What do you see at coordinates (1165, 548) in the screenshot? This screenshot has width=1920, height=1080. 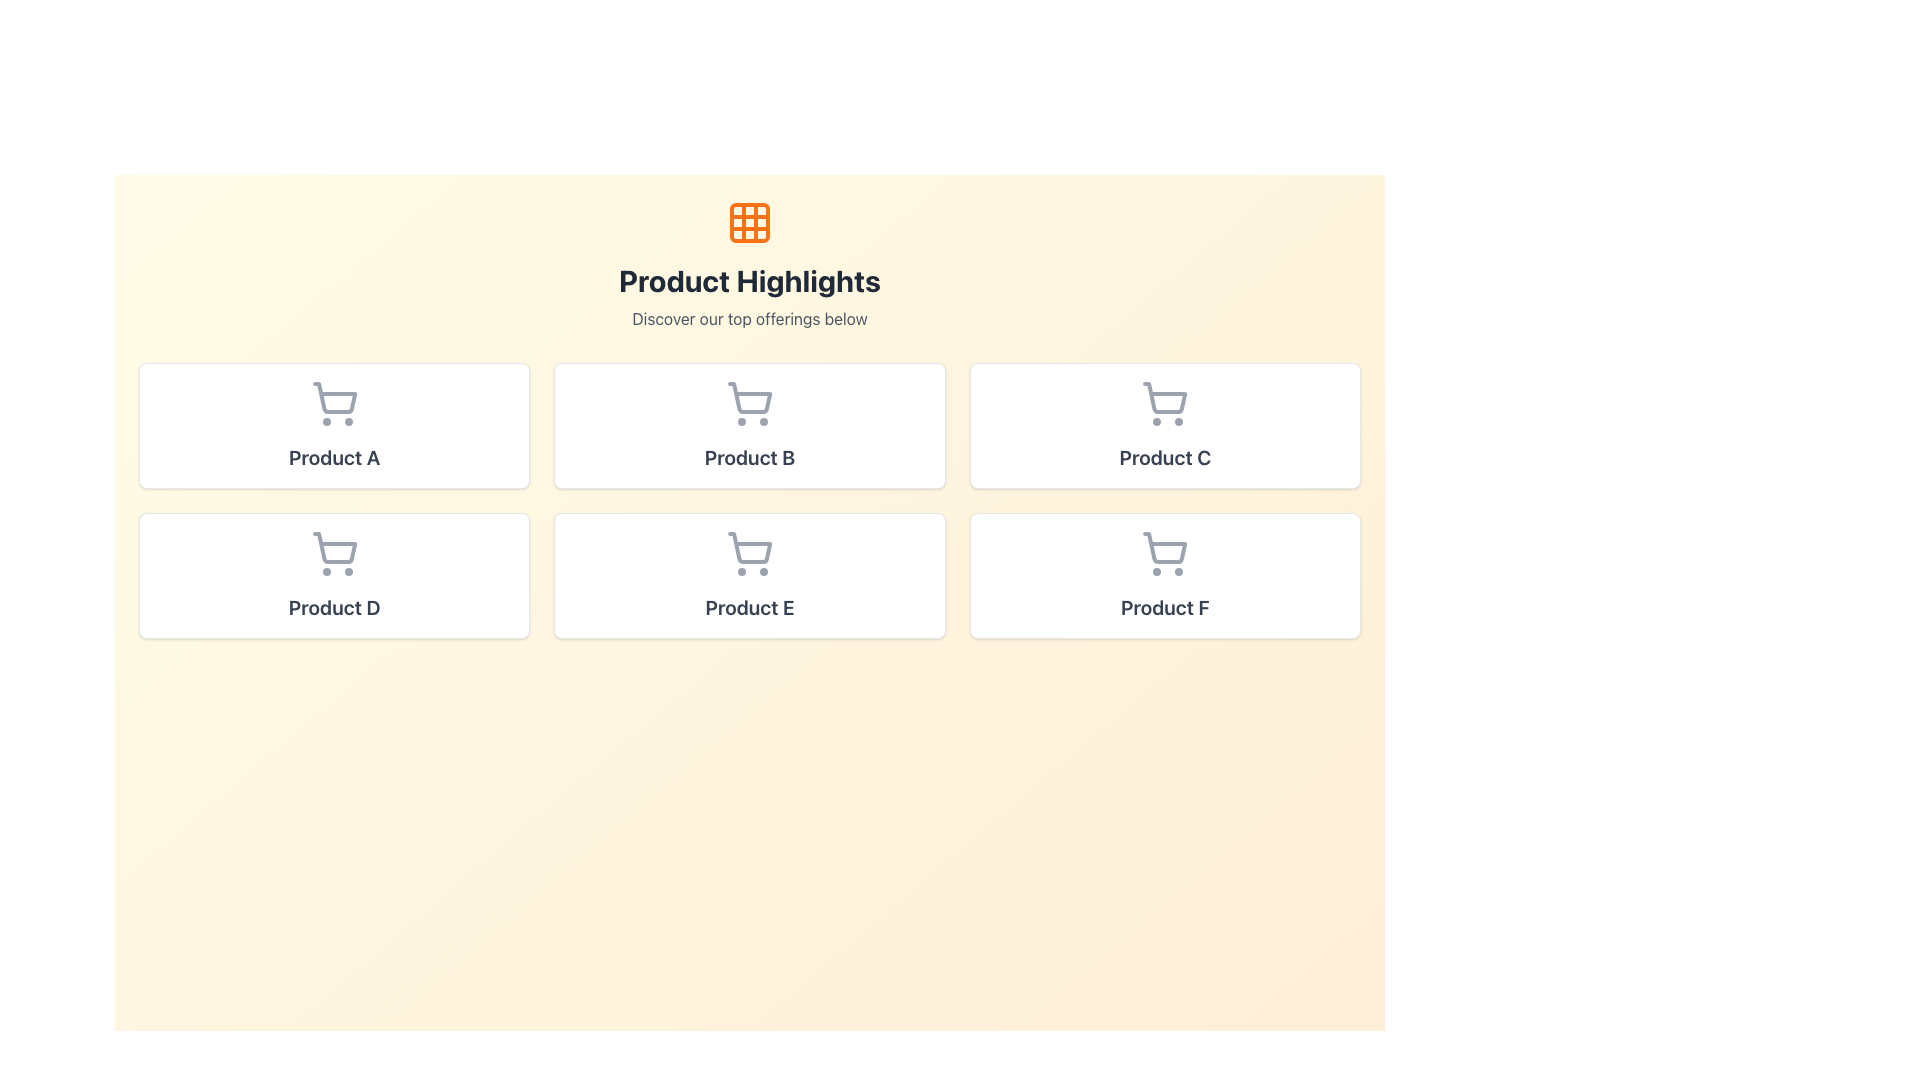 I see `the minimalistic gray shopping cart icon located in the bottom-right corner of the grid layout under the 'Product F' entry` at bounding box center [1165, 548].